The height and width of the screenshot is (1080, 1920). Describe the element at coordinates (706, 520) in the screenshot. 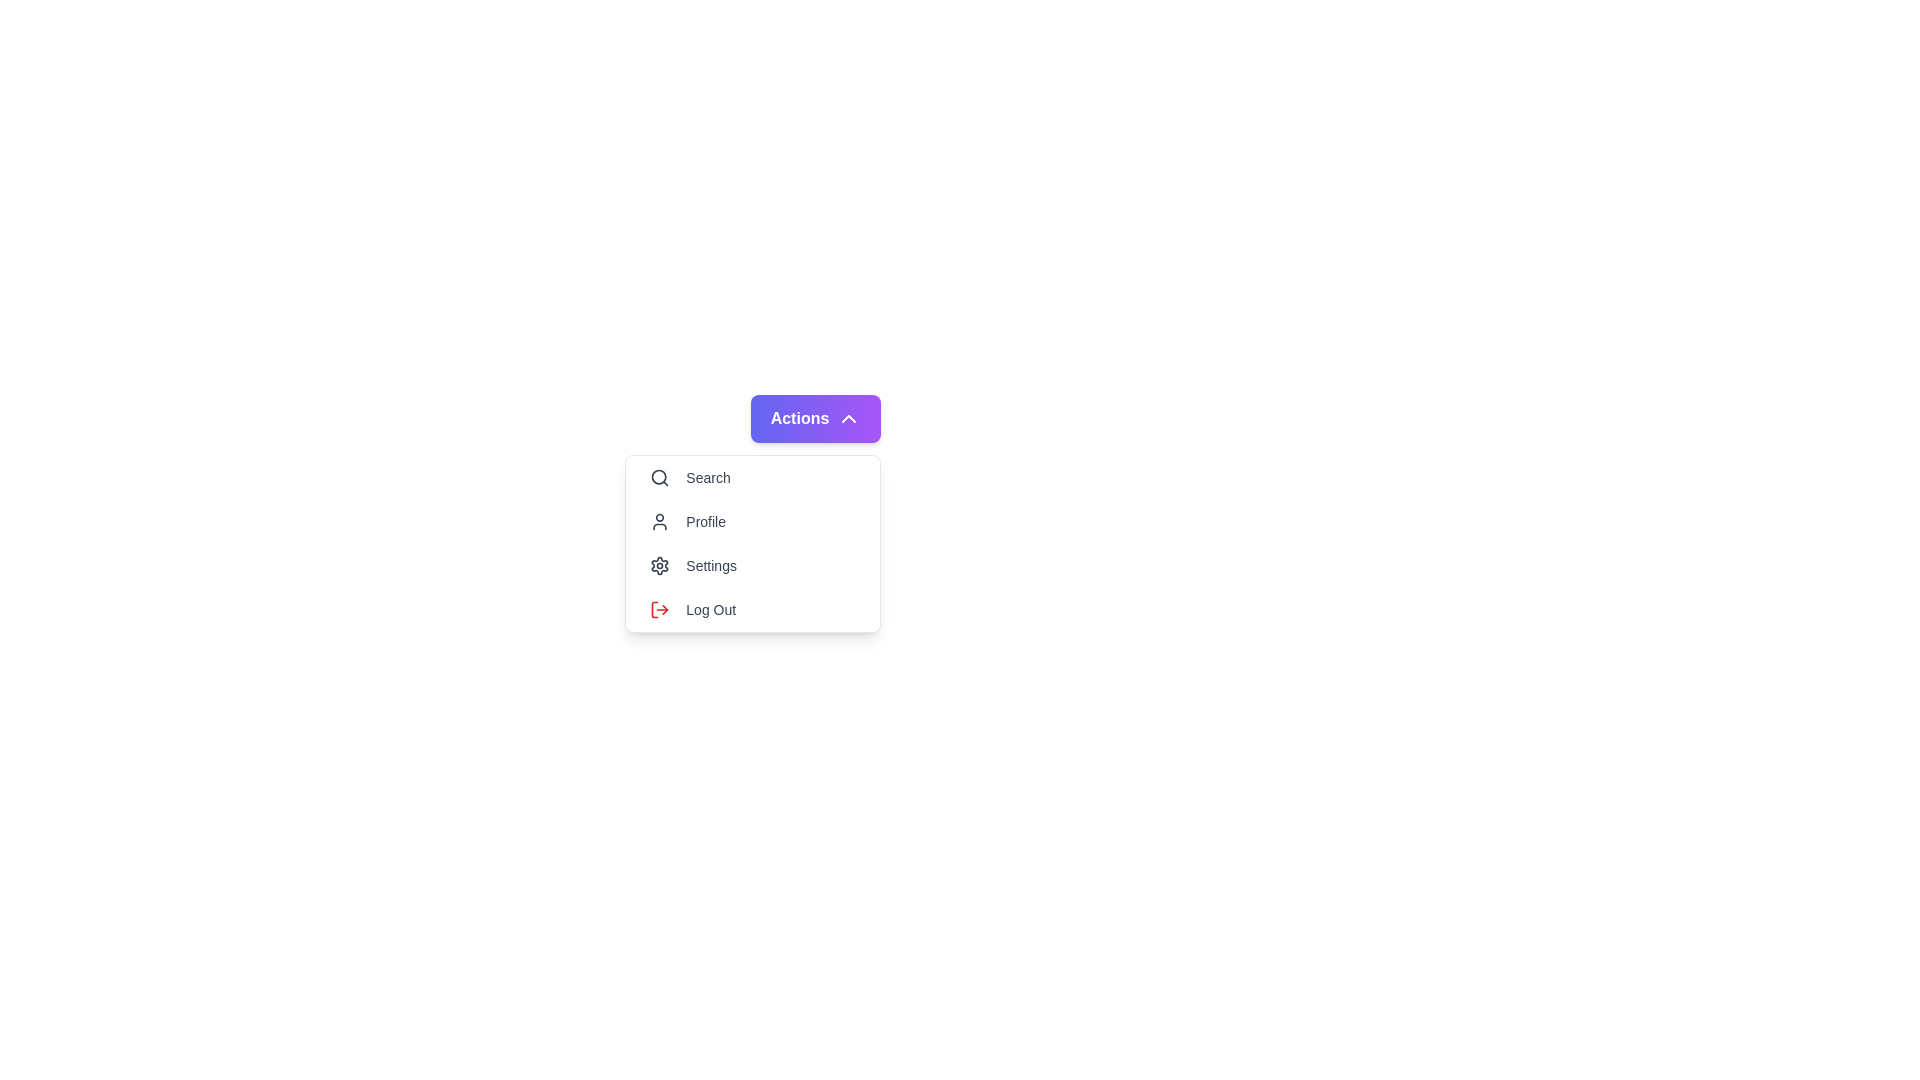

I see `the 'Profile' text label, which is styled in gray sans-serif font and positioned below 'Search' in the dropdown menu` at that location.